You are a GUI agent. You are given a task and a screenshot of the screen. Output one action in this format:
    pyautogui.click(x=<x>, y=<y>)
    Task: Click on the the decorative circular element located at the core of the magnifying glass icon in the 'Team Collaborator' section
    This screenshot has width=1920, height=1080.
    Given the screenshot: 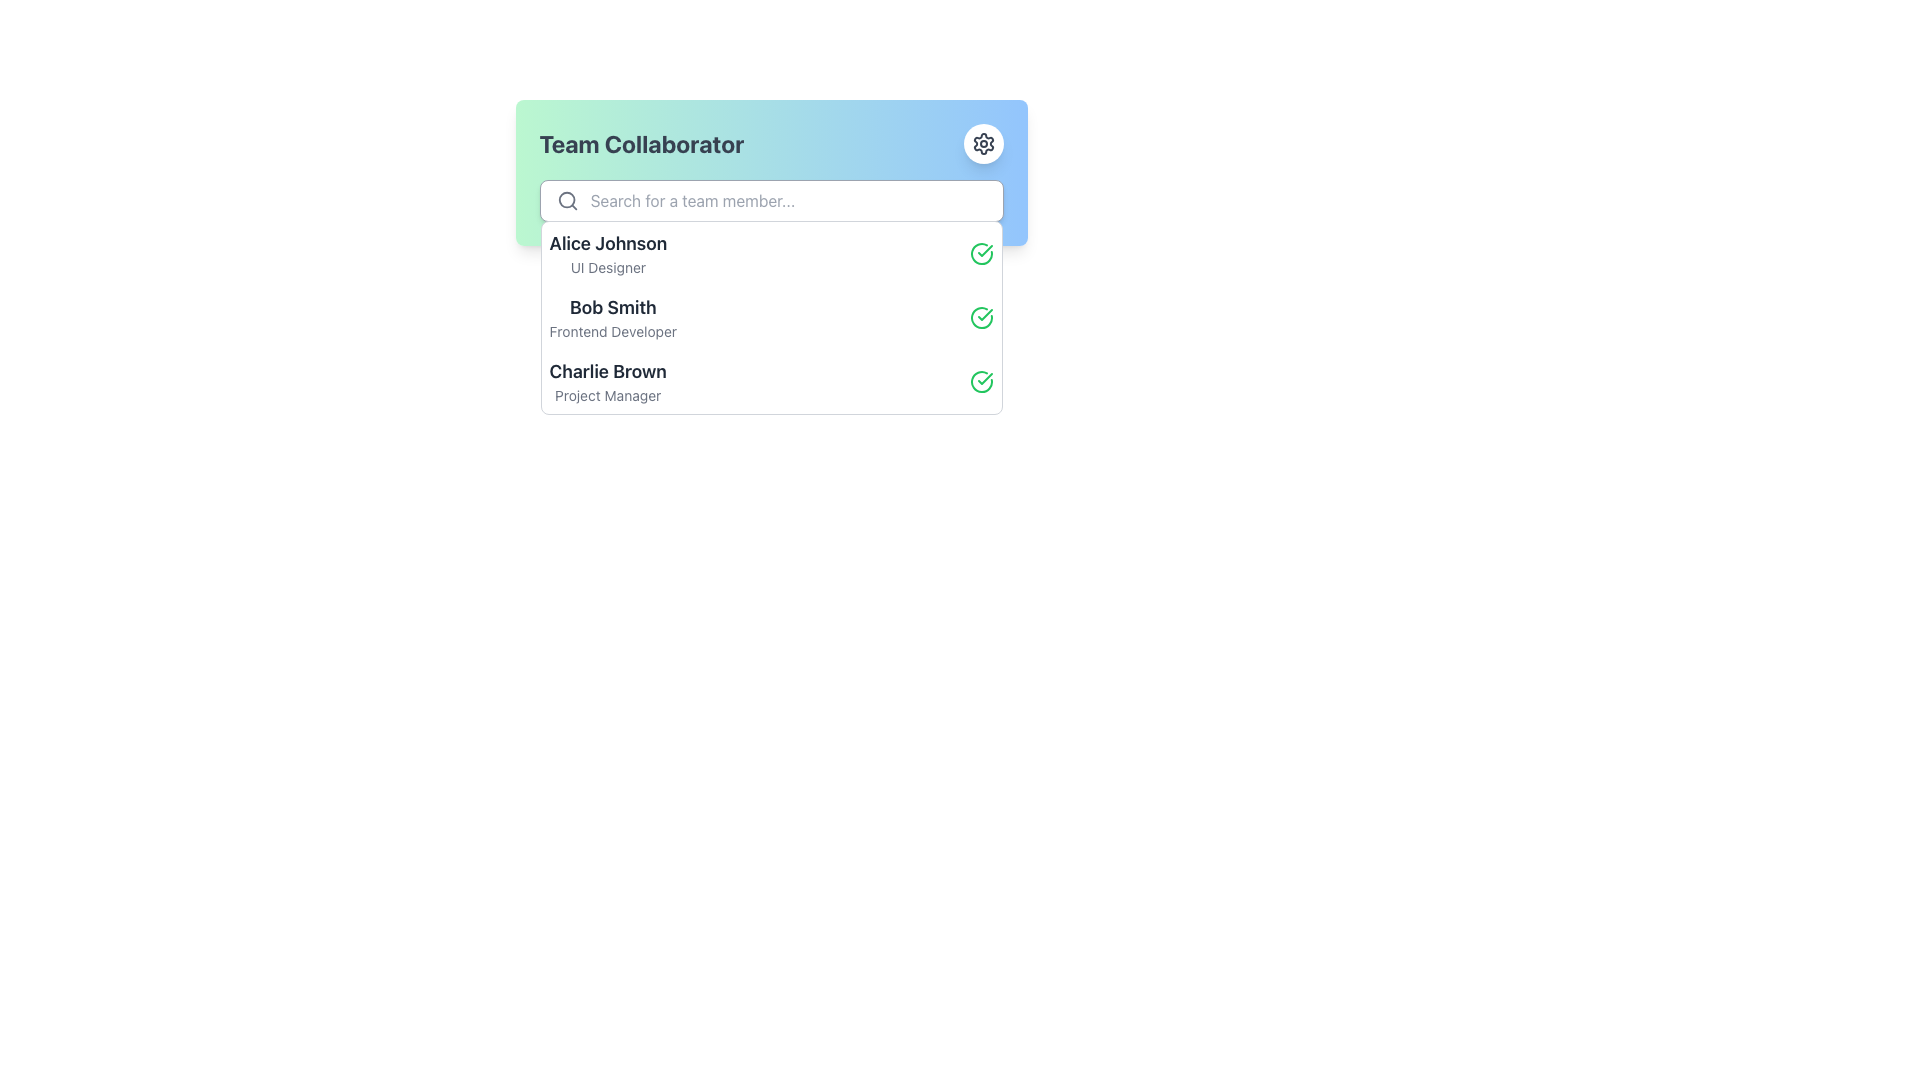 What is the action you would take?
    pyautogui.click(x=565, y=200)
    